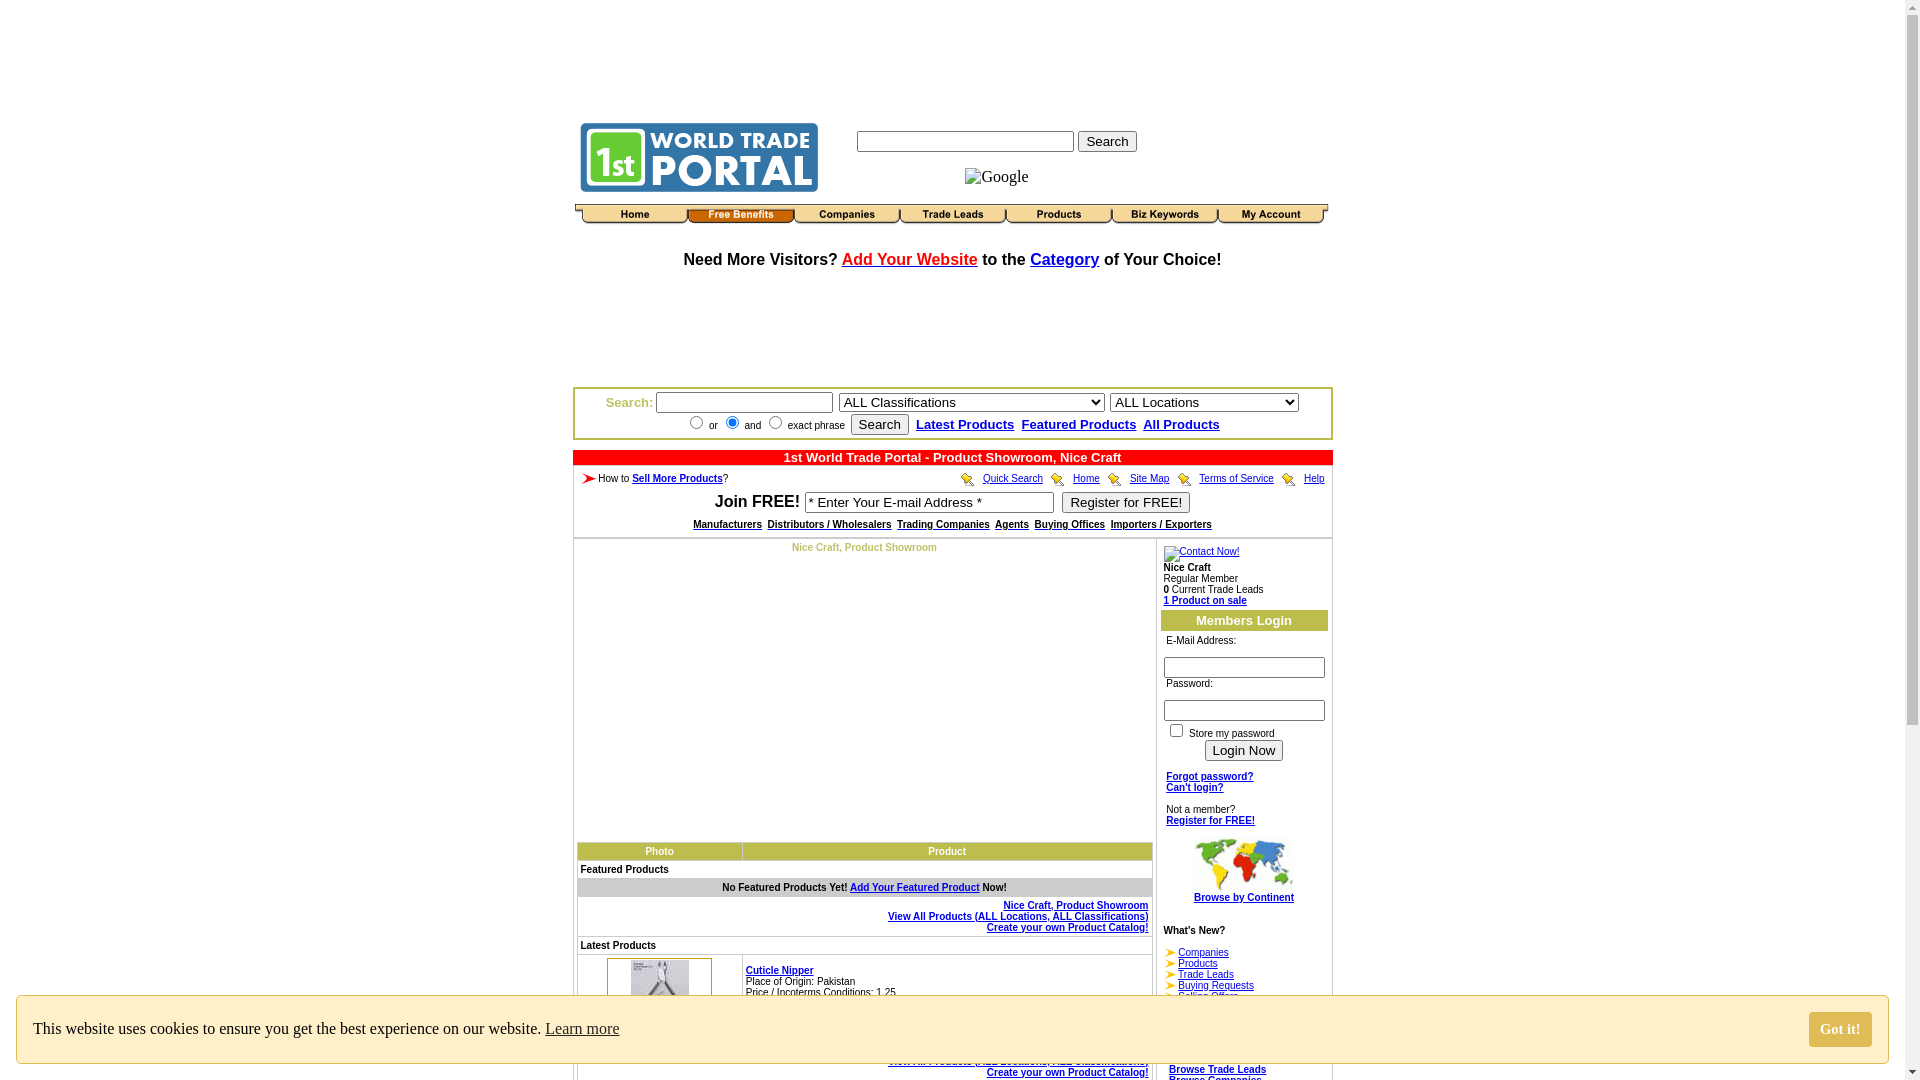 The image size is (1920, 1080). Describe the element at coordinates (1161, 523) in the screenshot. I see `'Importers / Exporters'` at that location.